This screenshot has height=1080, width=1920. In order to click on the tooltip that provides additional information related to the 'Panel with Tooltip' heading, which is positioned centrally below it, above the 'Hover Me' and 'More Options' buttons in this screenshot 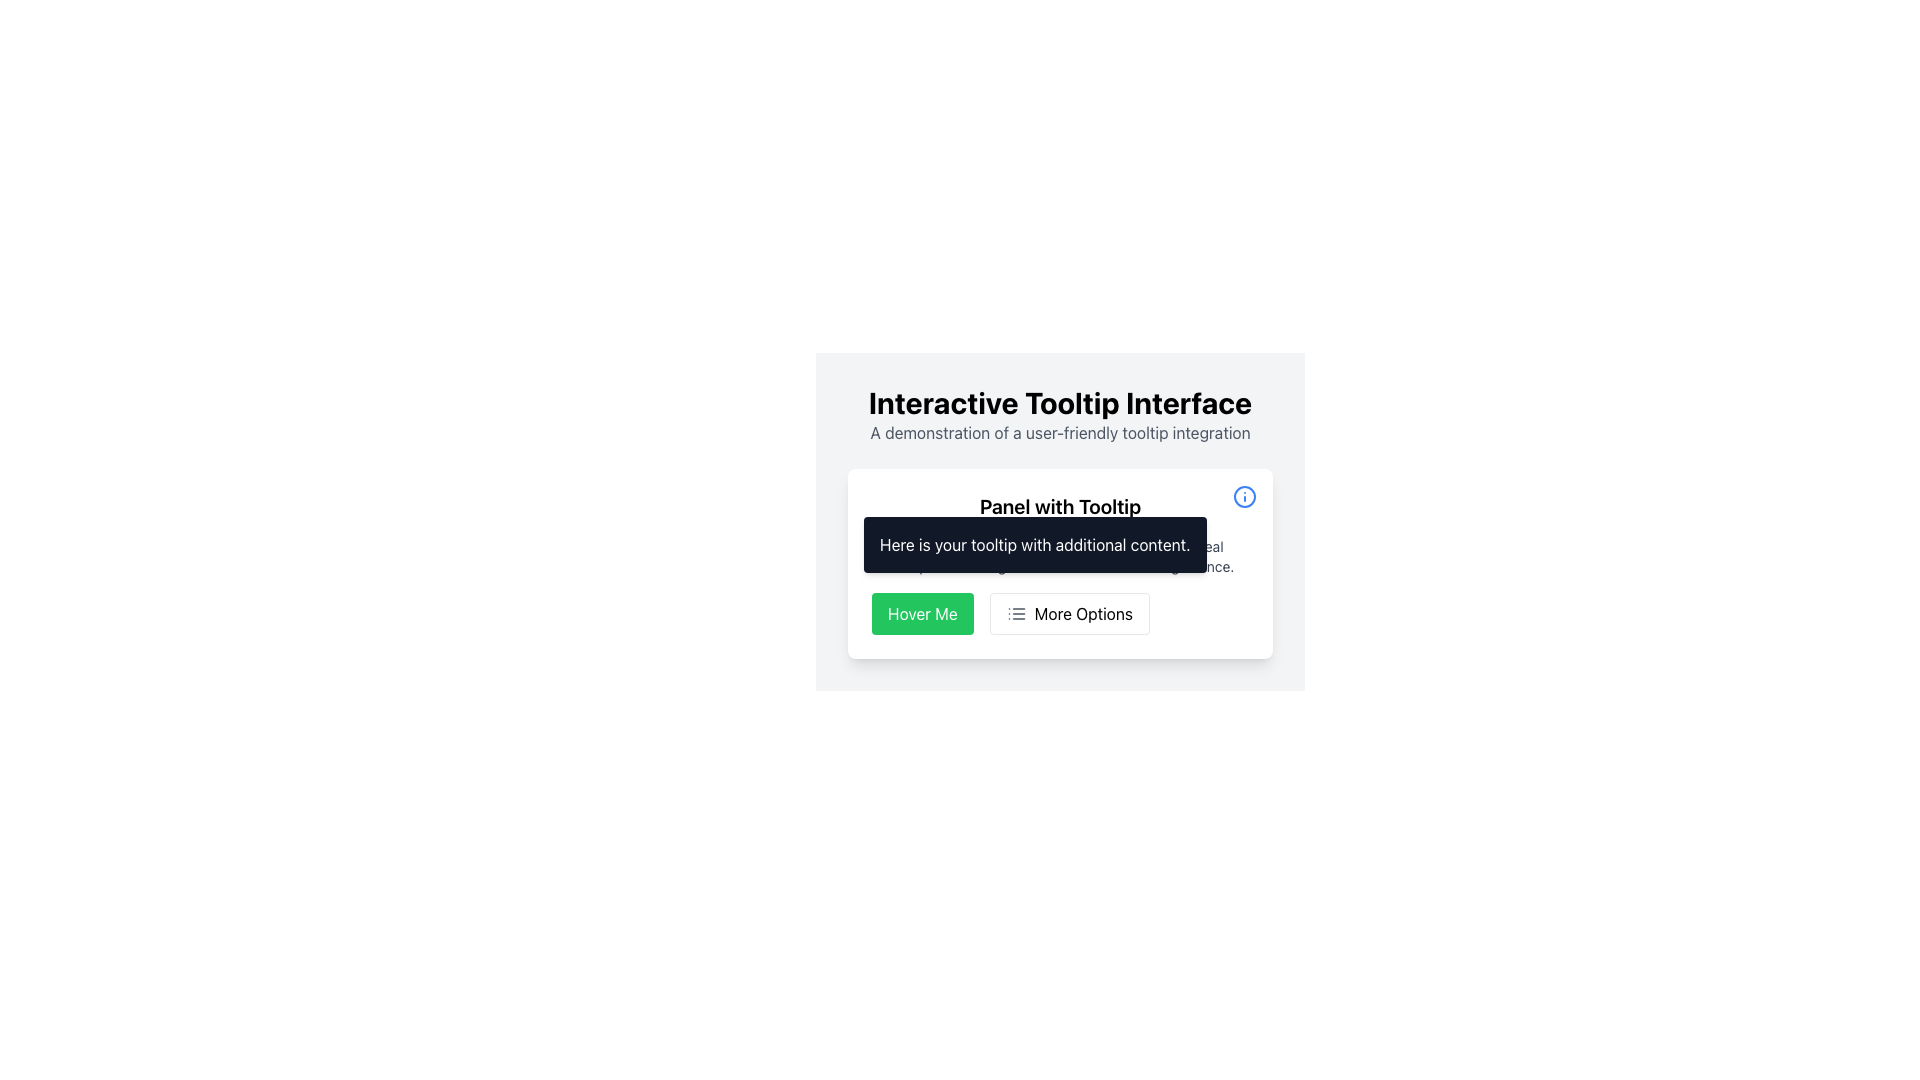, I will do `click(1059, 563)`.